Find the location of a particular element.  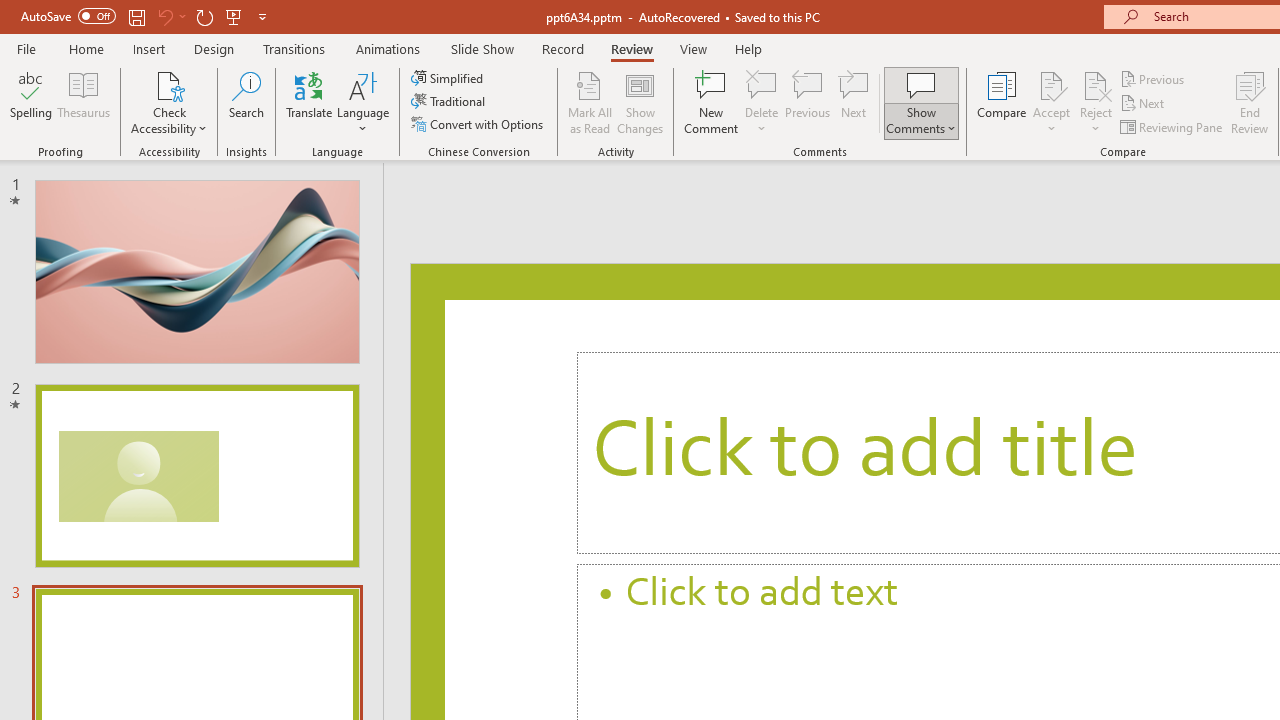

'Previous' is located at coordinates (1153, 78).